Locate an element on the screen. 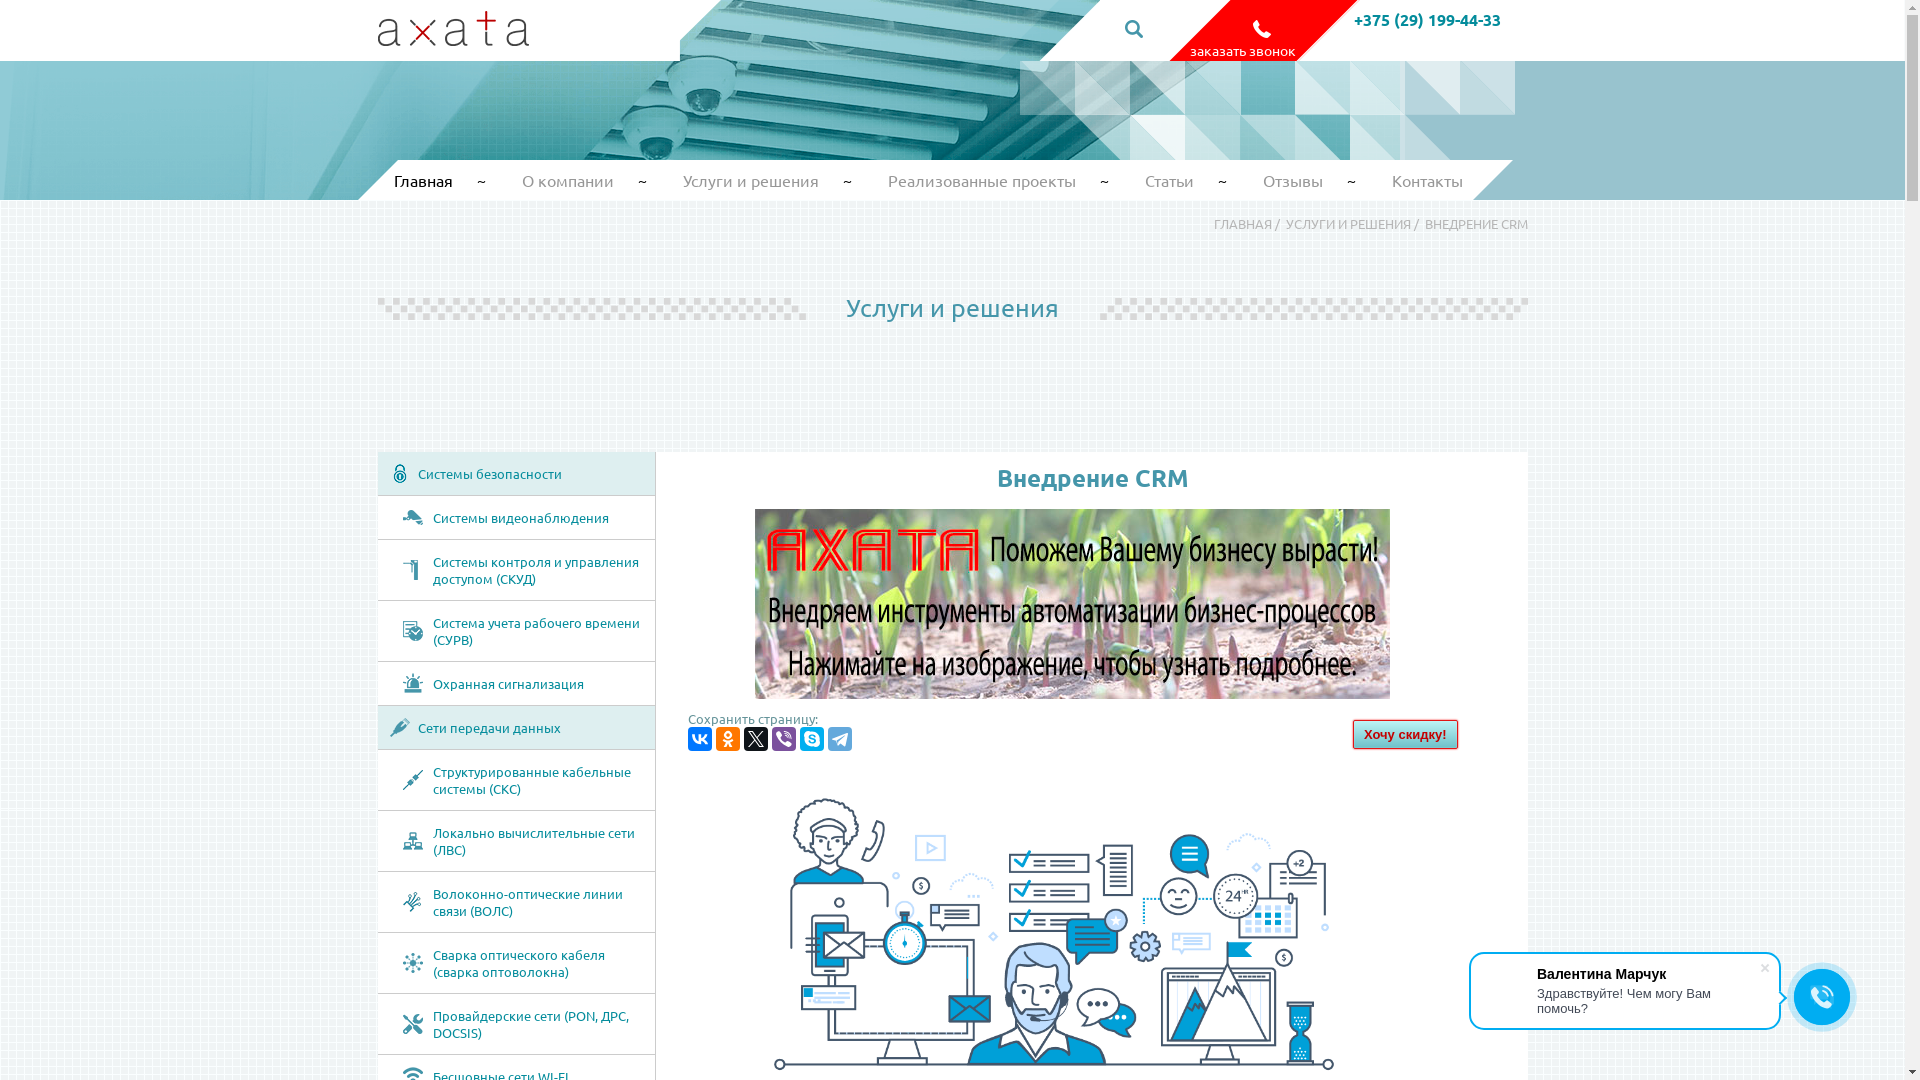 The width and height of the screenshot is (1920, 1080). 'Viber' is located at coordinates (782, 739).